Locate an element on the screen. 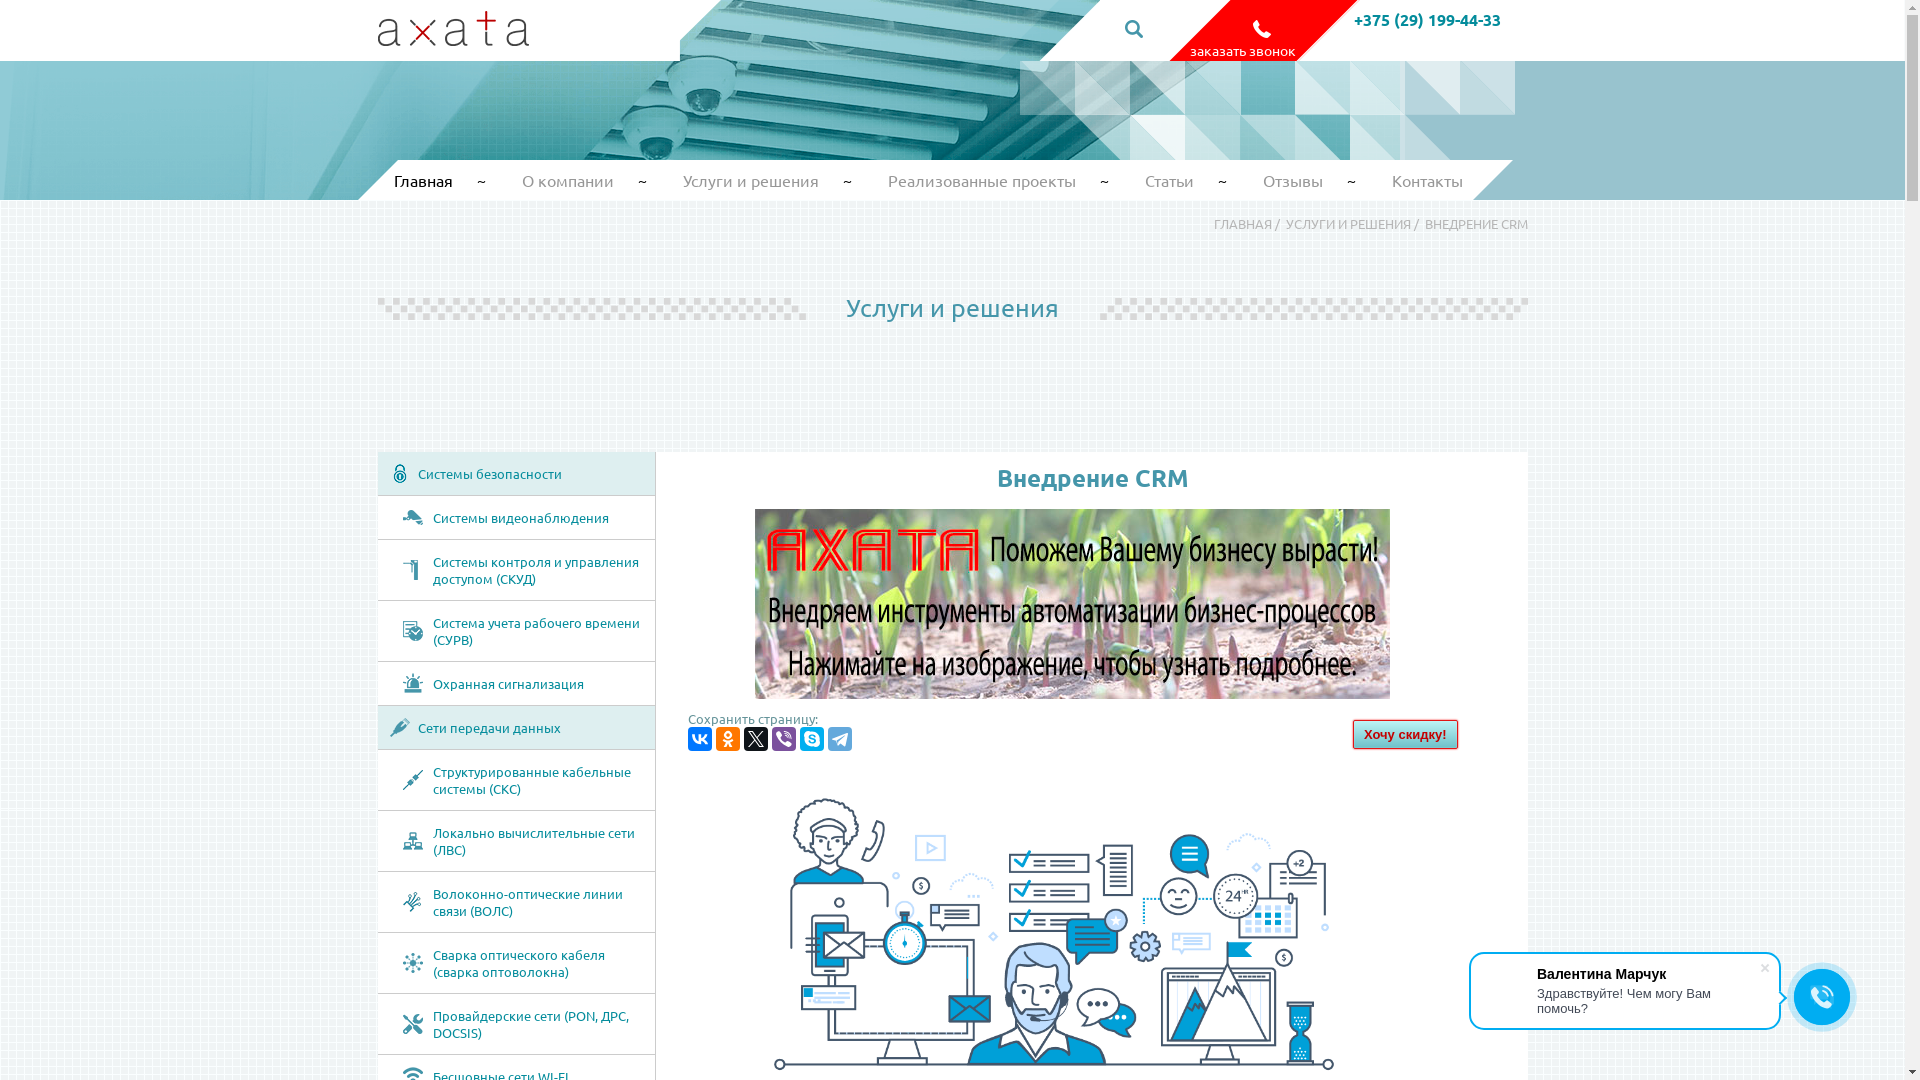 The width and height of the screenshot is (1920, 1080). 'Viber' is located at coordinates (782, 739).